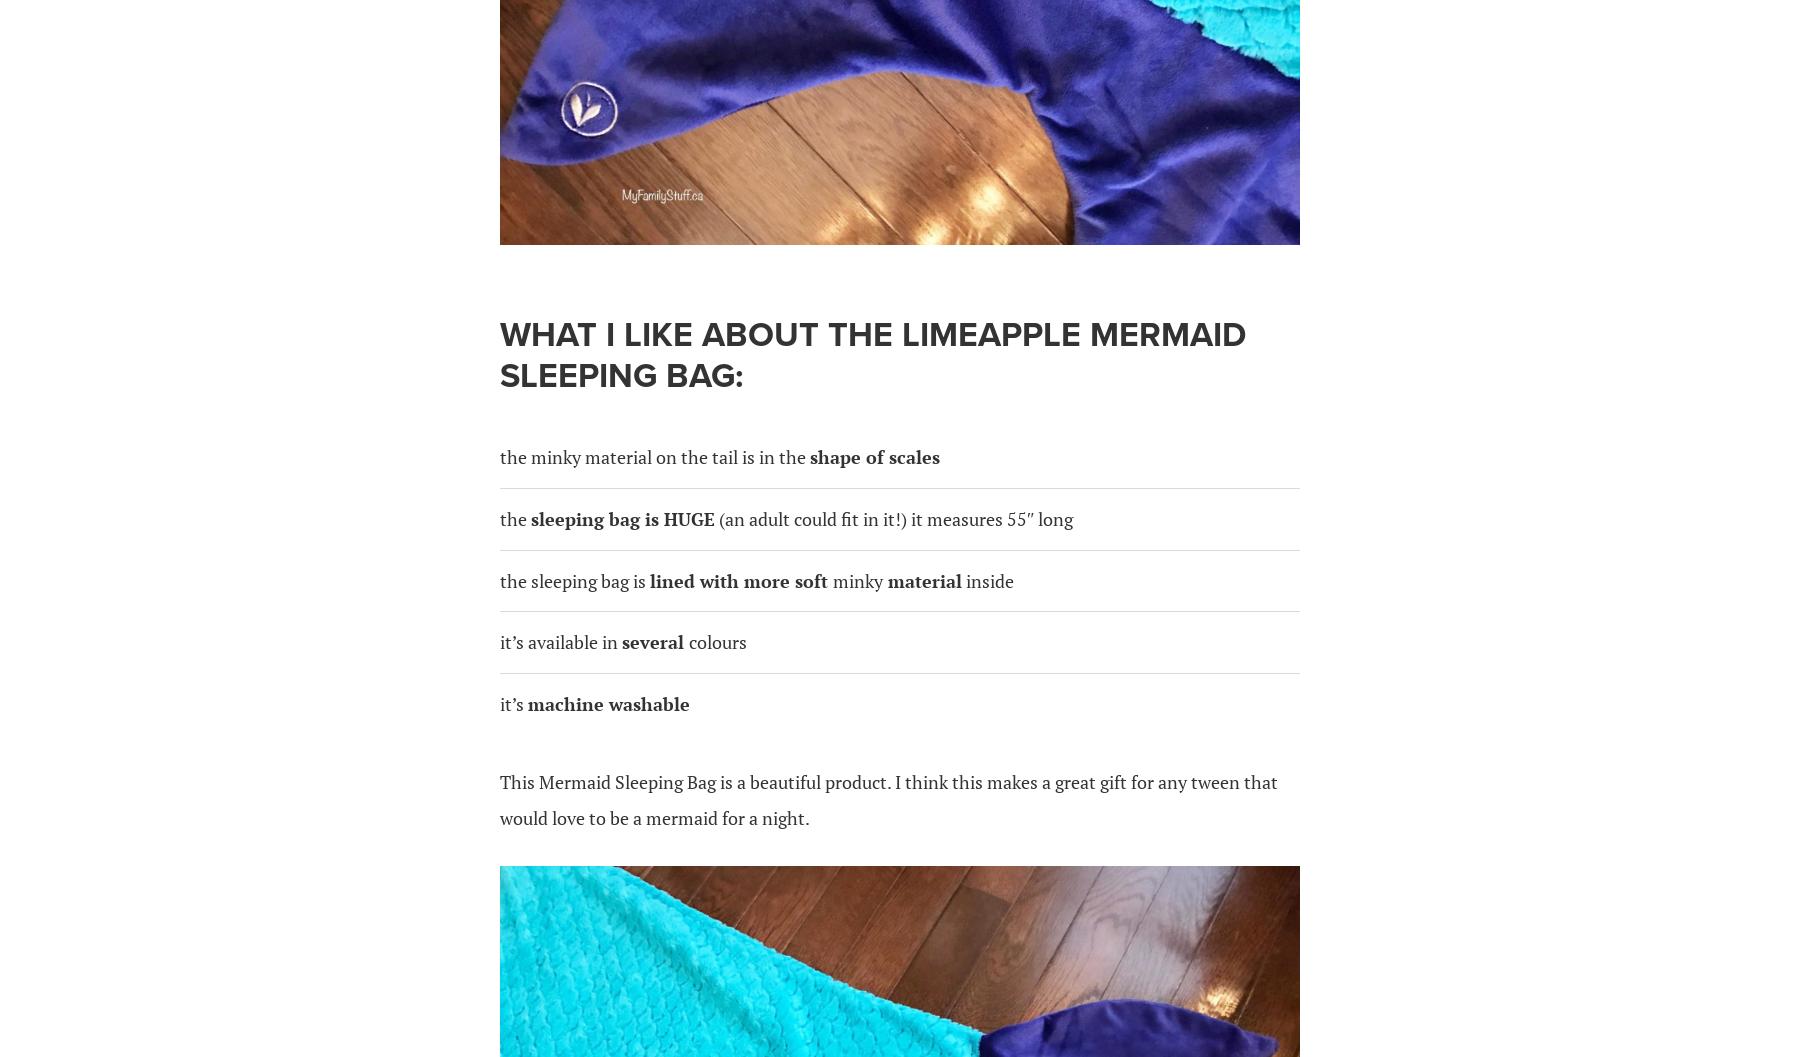 This screenshot has height=1057, width=1800. What do you see at coordinates (987, 578) in the screenshot?
I see `'inside'` at bounding box center [987, 578].